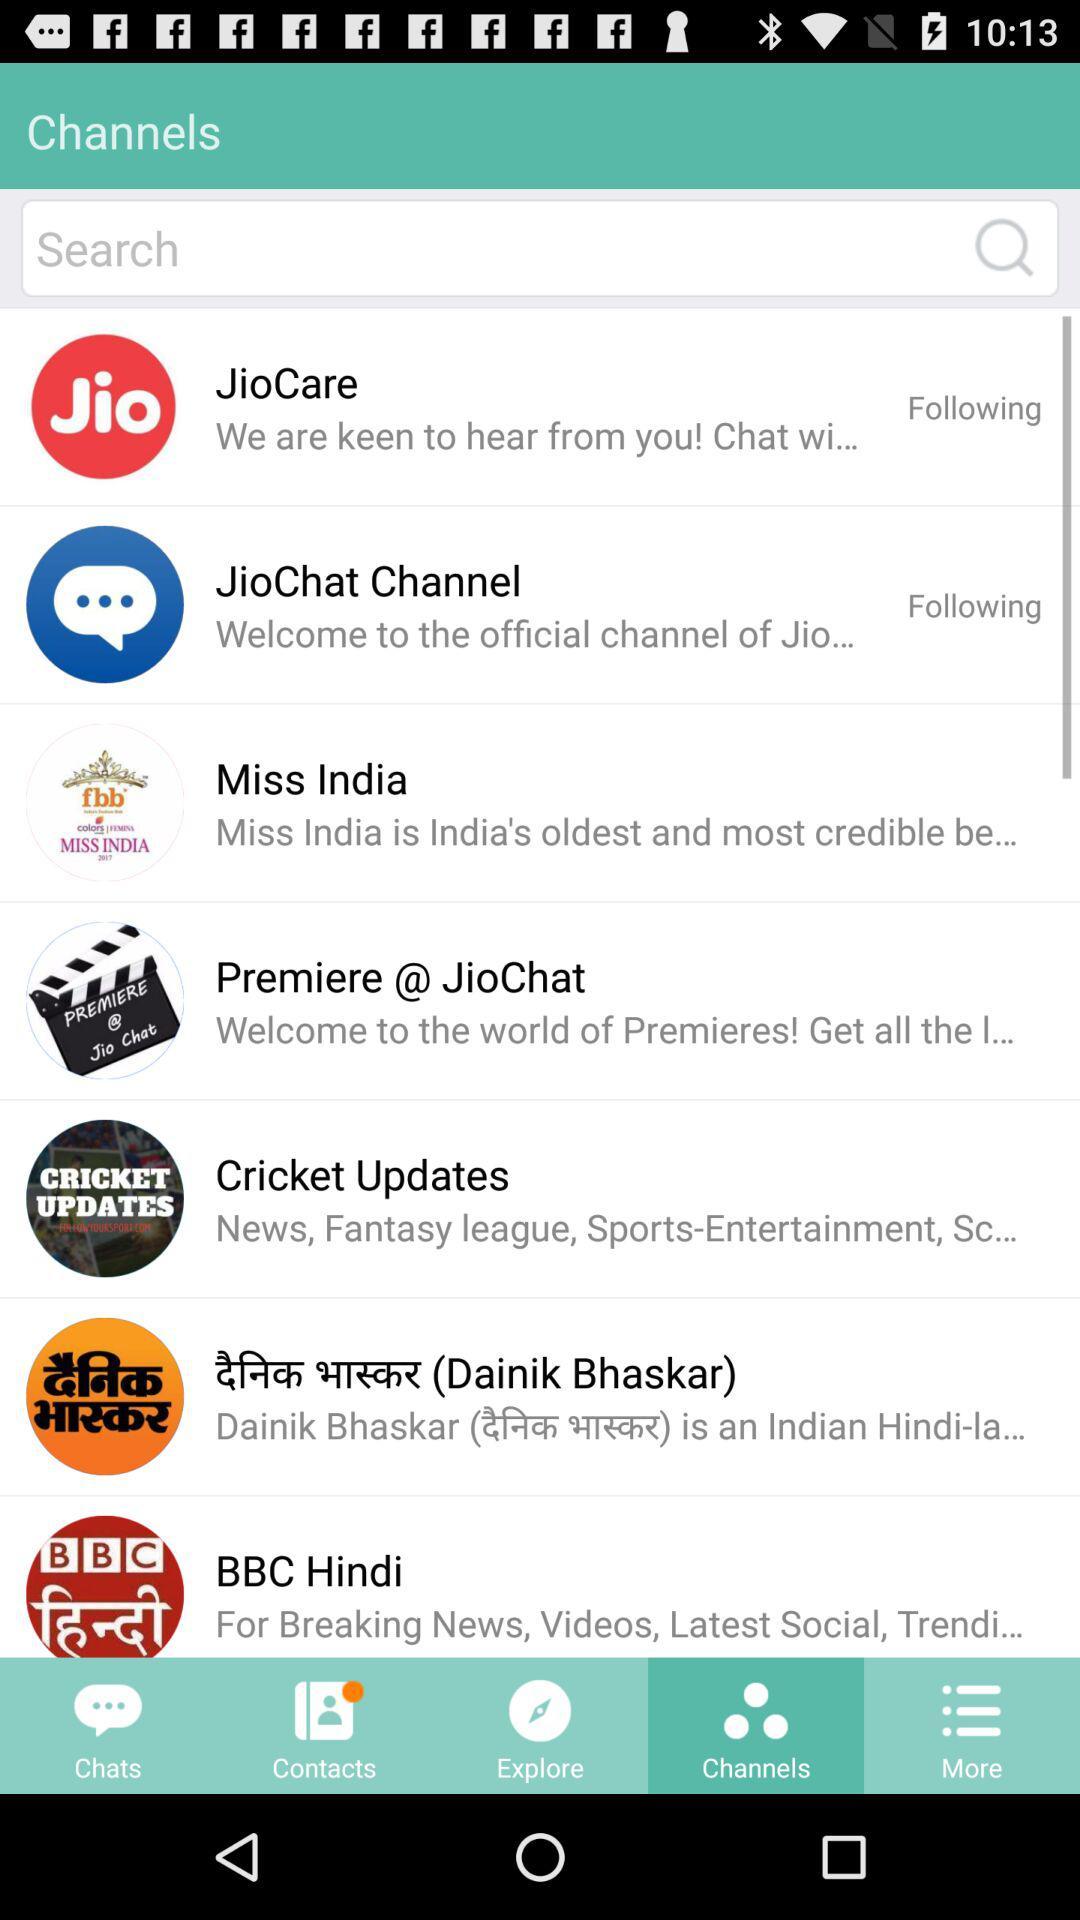  I want to click on search for a name, so click(493, 247).